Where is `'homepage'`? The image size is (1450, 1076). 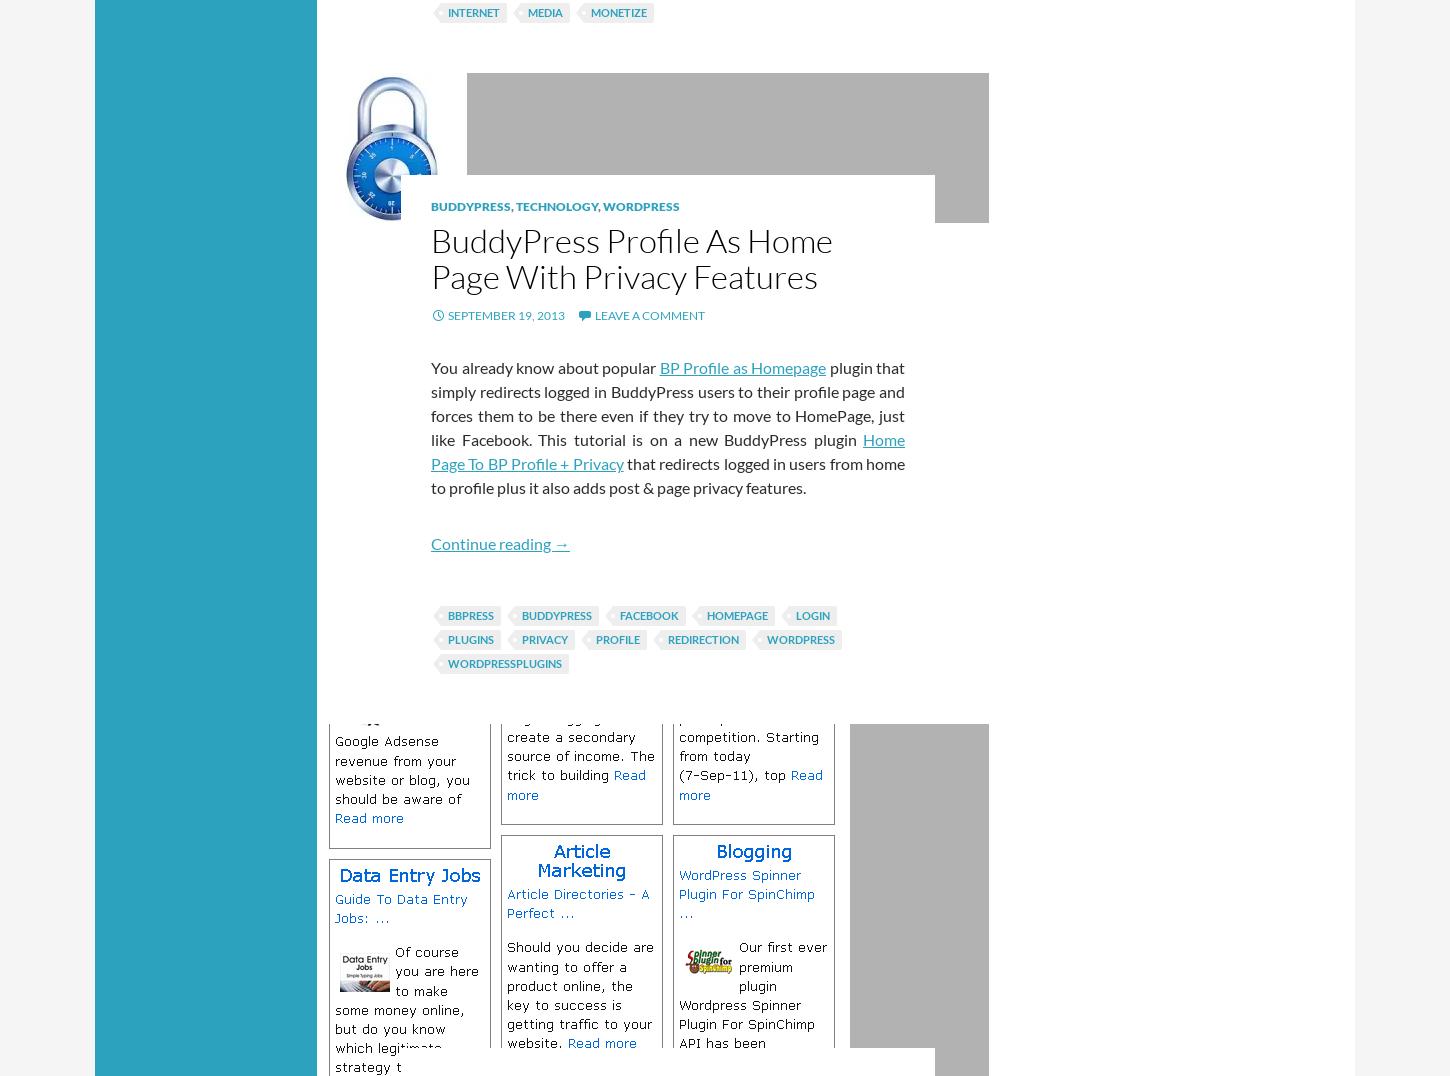 'homepage' is located at coordinates (737, 615).